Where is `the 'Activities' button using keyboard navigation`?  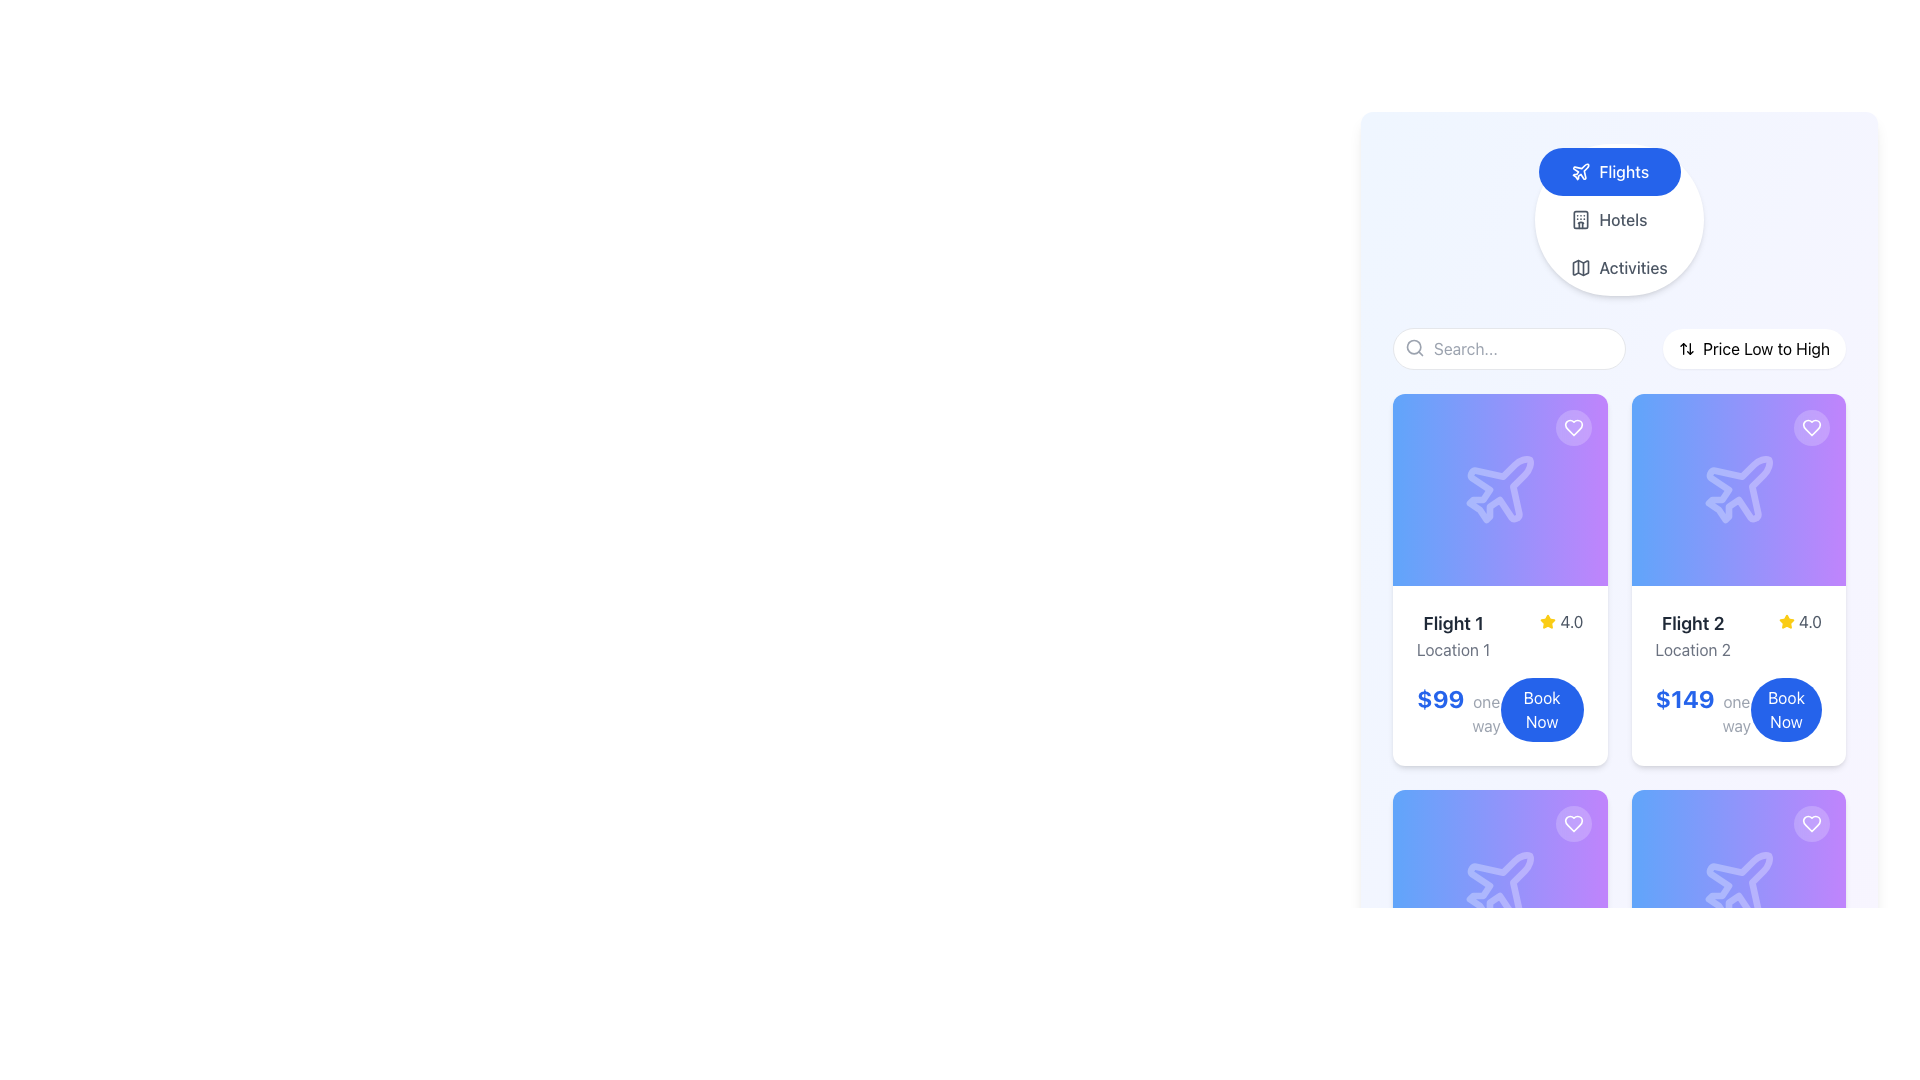 the 'Activities' button using keyboard navigation is located at coordinates (1619, 266).